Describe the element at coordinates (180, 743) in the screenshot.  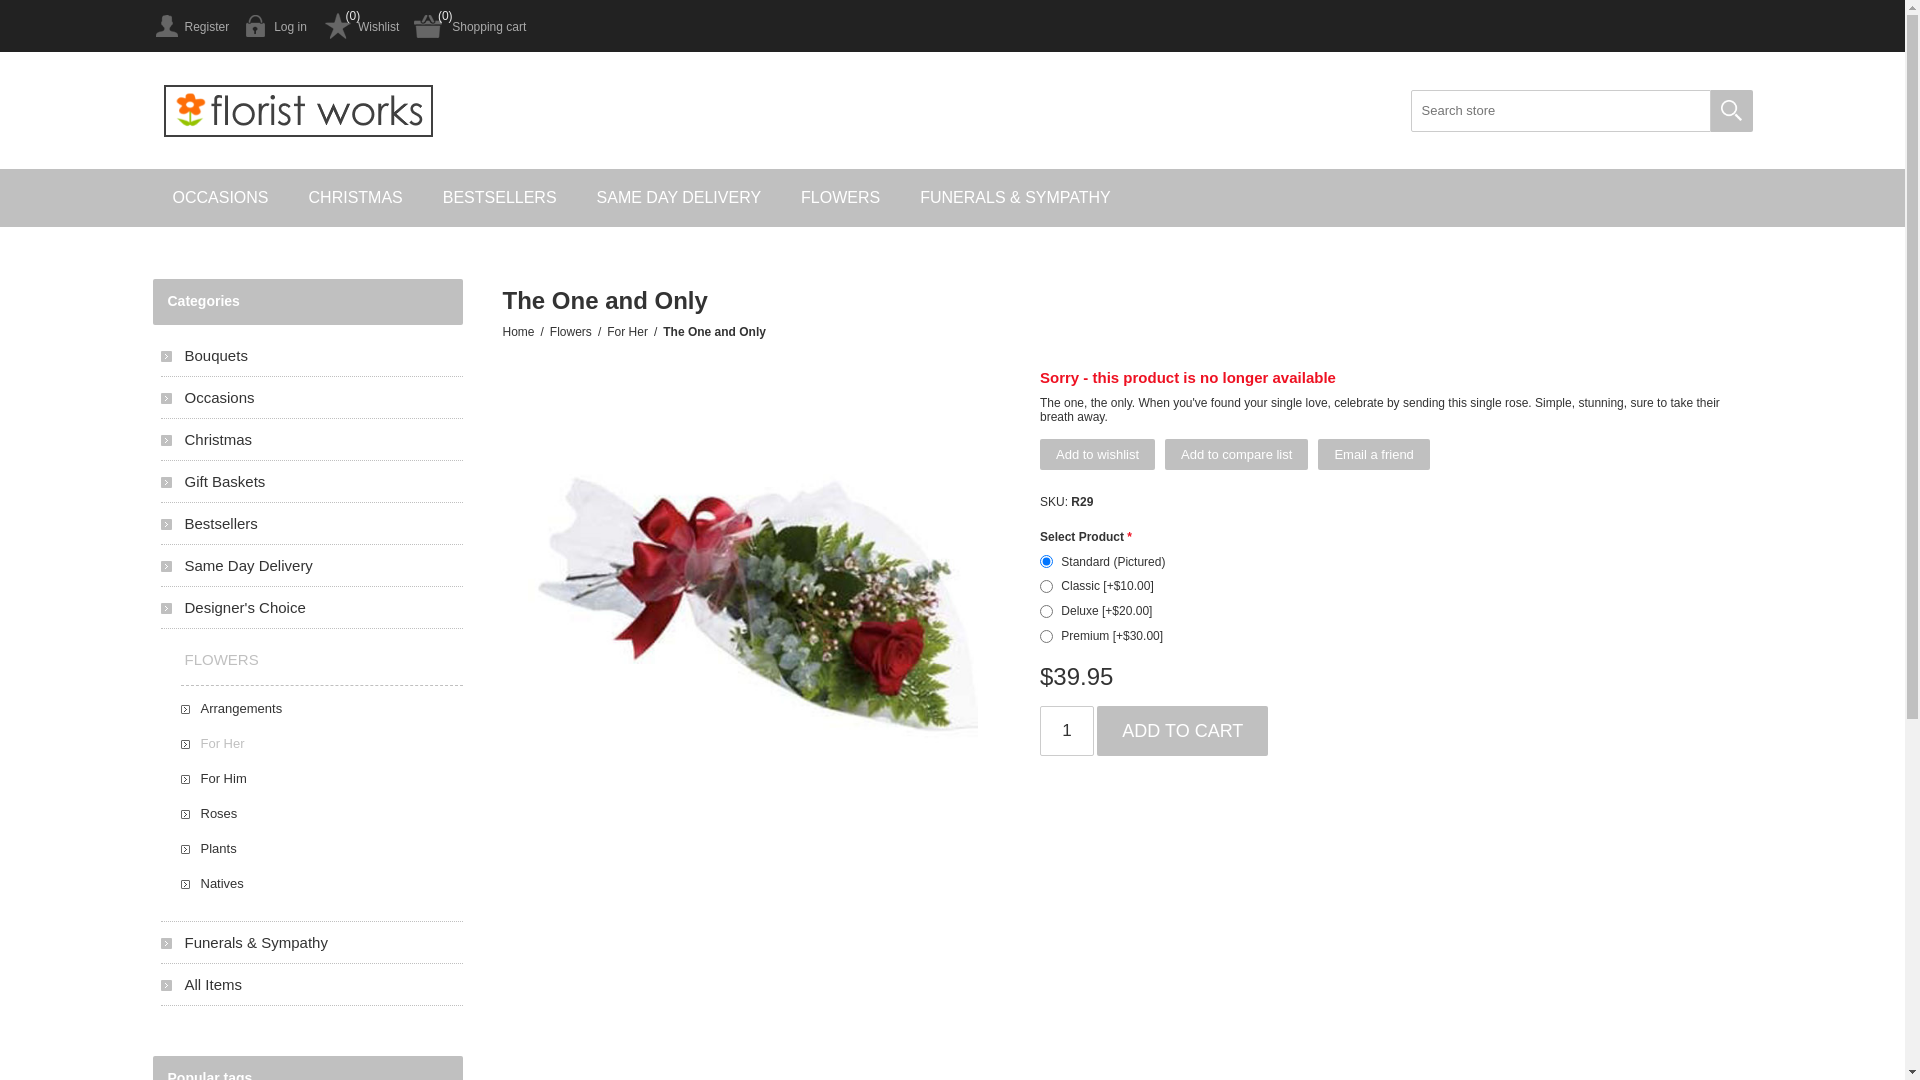
I see `'For Her'` at that location.